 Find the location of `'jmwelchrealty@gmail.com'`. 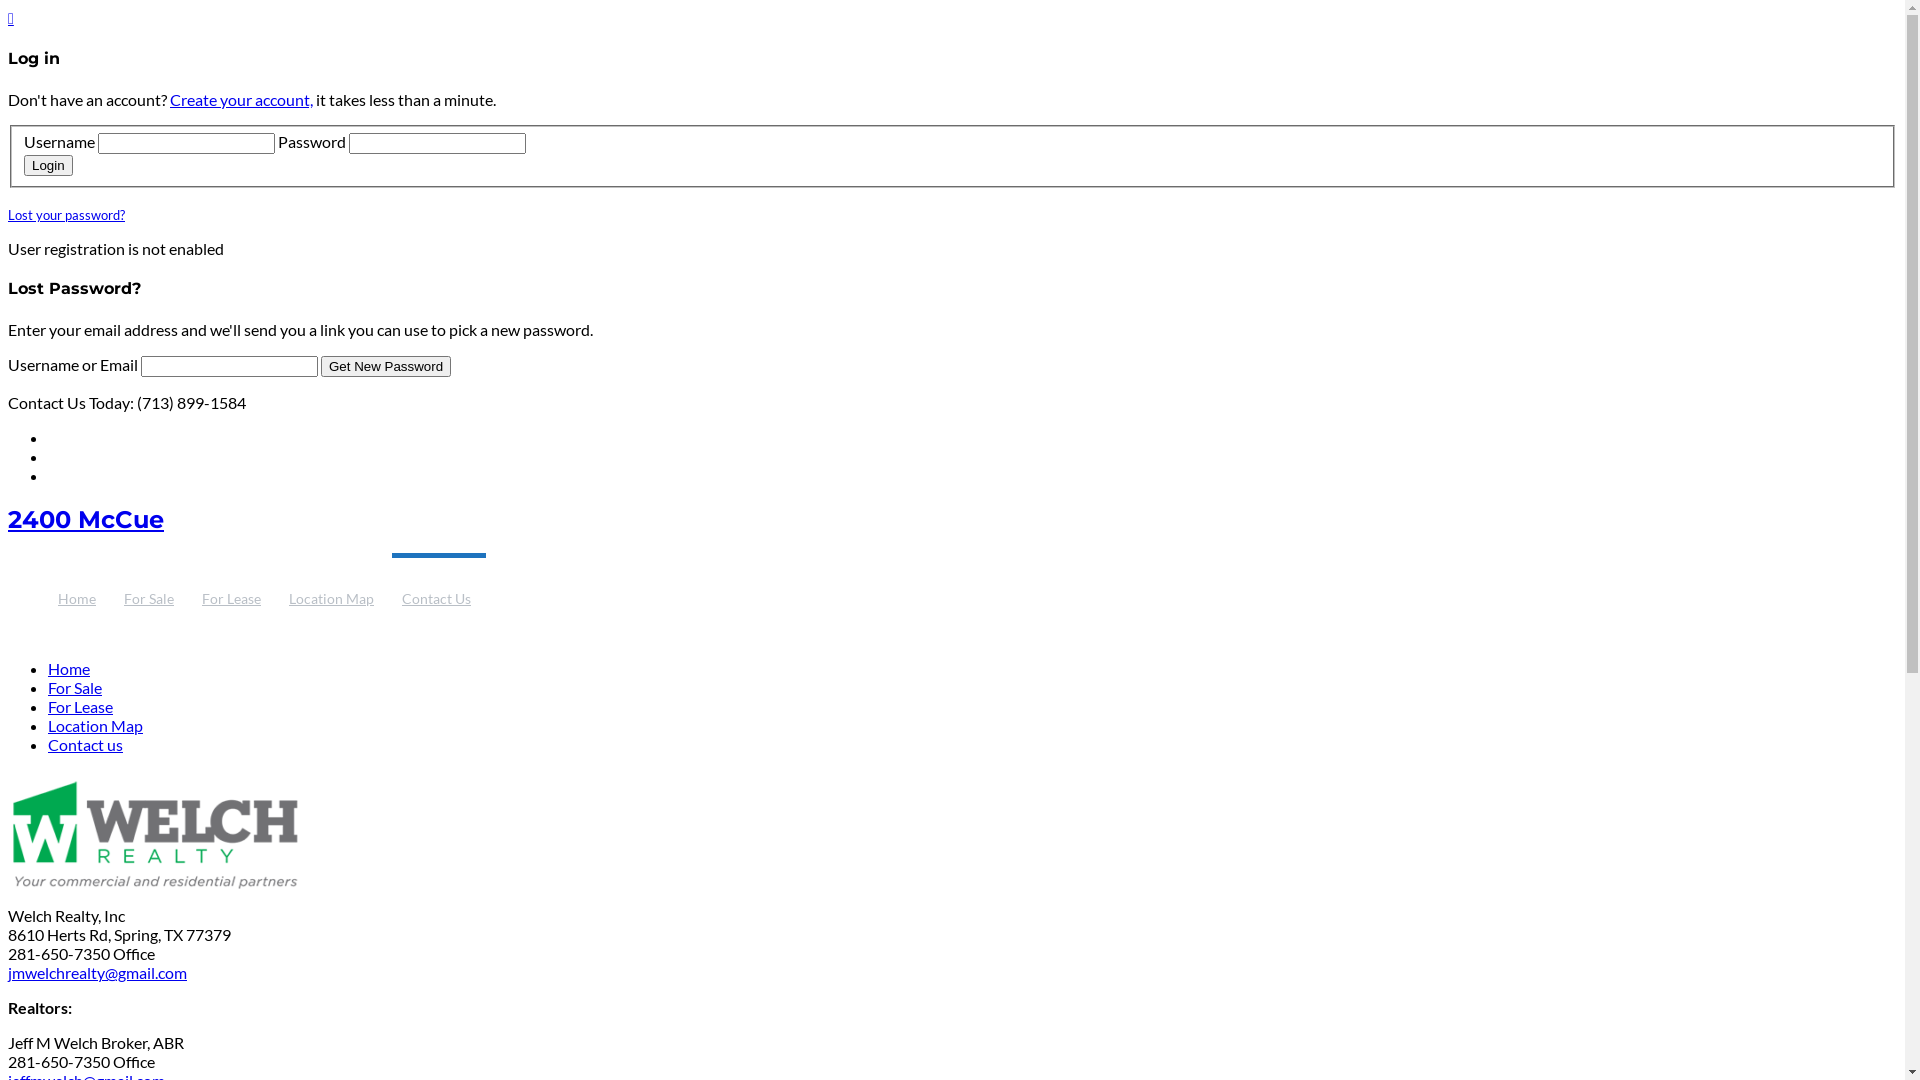

'jmwelchrealty@gmail.com' is located at coordinates (96, 971).